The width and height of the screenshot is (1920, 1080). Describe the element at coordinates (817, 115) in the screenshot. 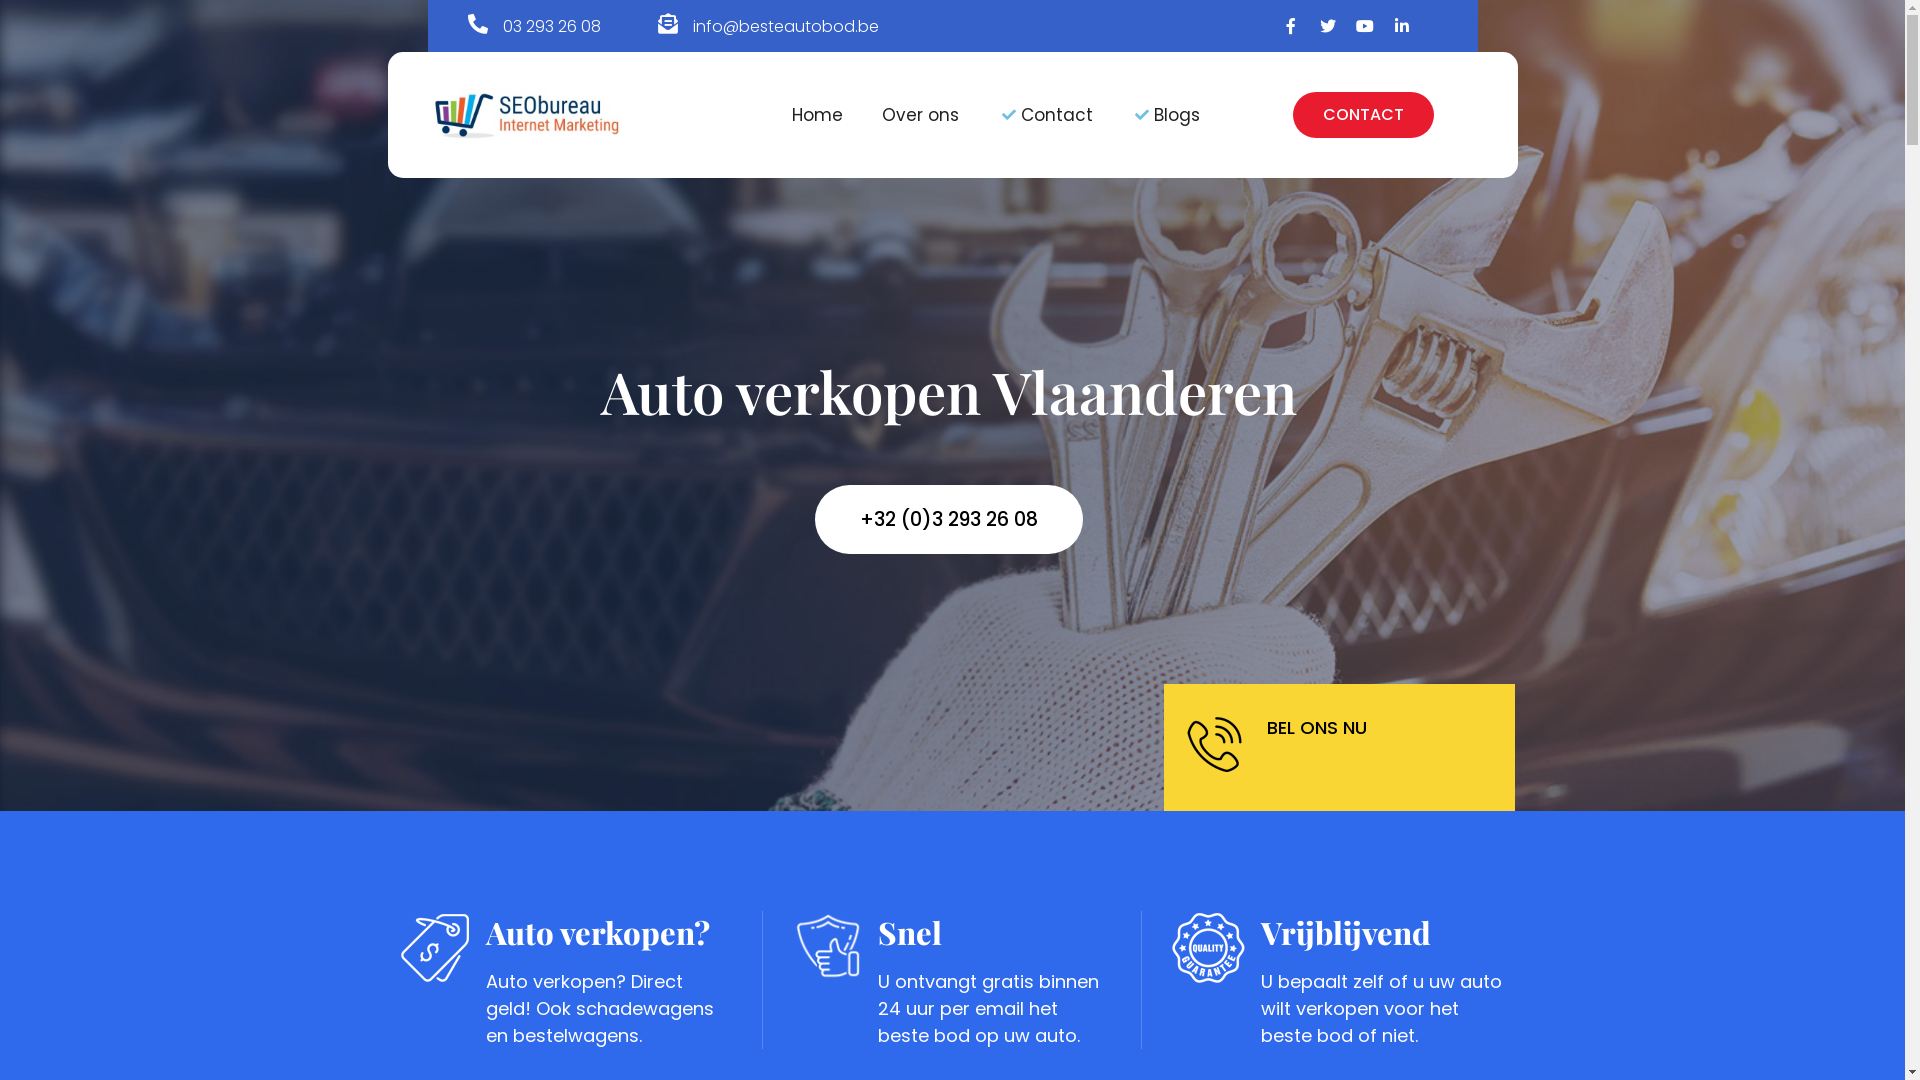

I see `'Home'` at that location.